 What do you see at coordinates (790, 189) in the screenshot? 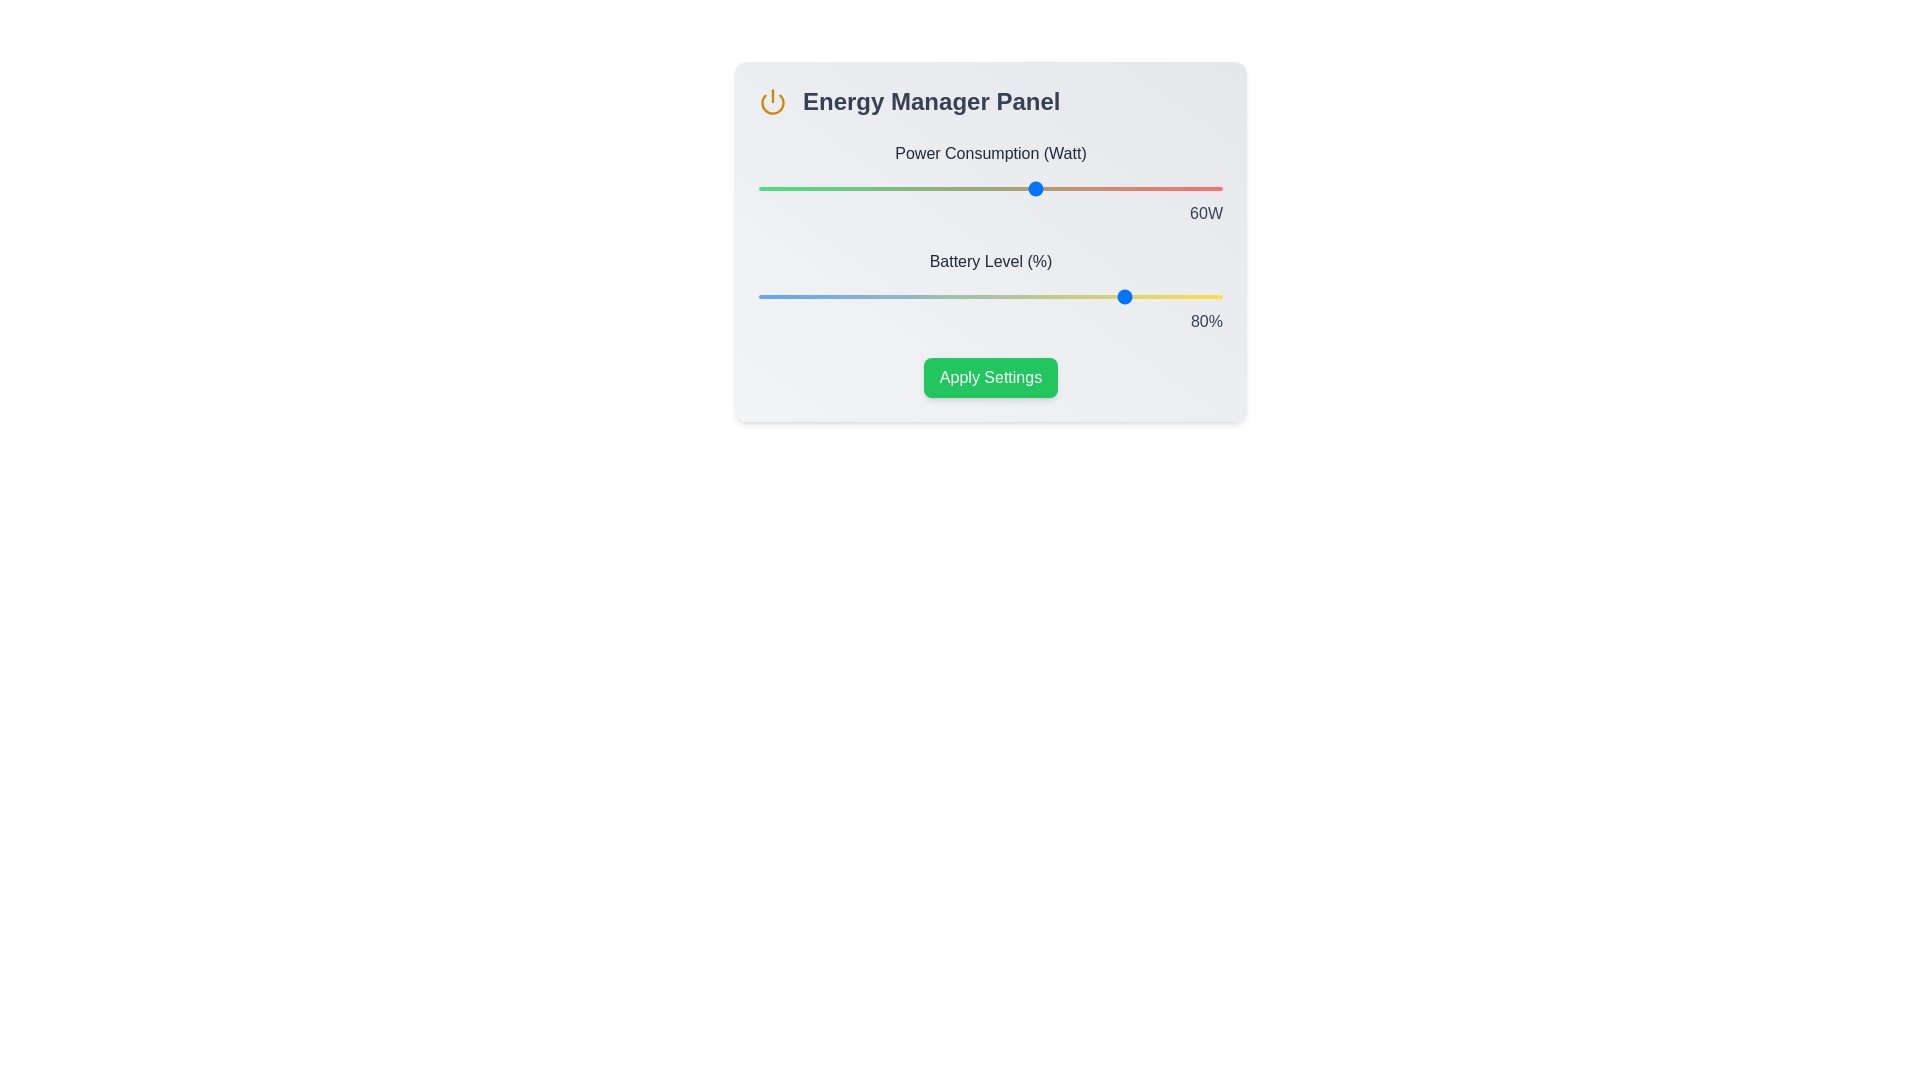
I see `the power consumption slider to 7 percent` at bounding box center [790, 189].